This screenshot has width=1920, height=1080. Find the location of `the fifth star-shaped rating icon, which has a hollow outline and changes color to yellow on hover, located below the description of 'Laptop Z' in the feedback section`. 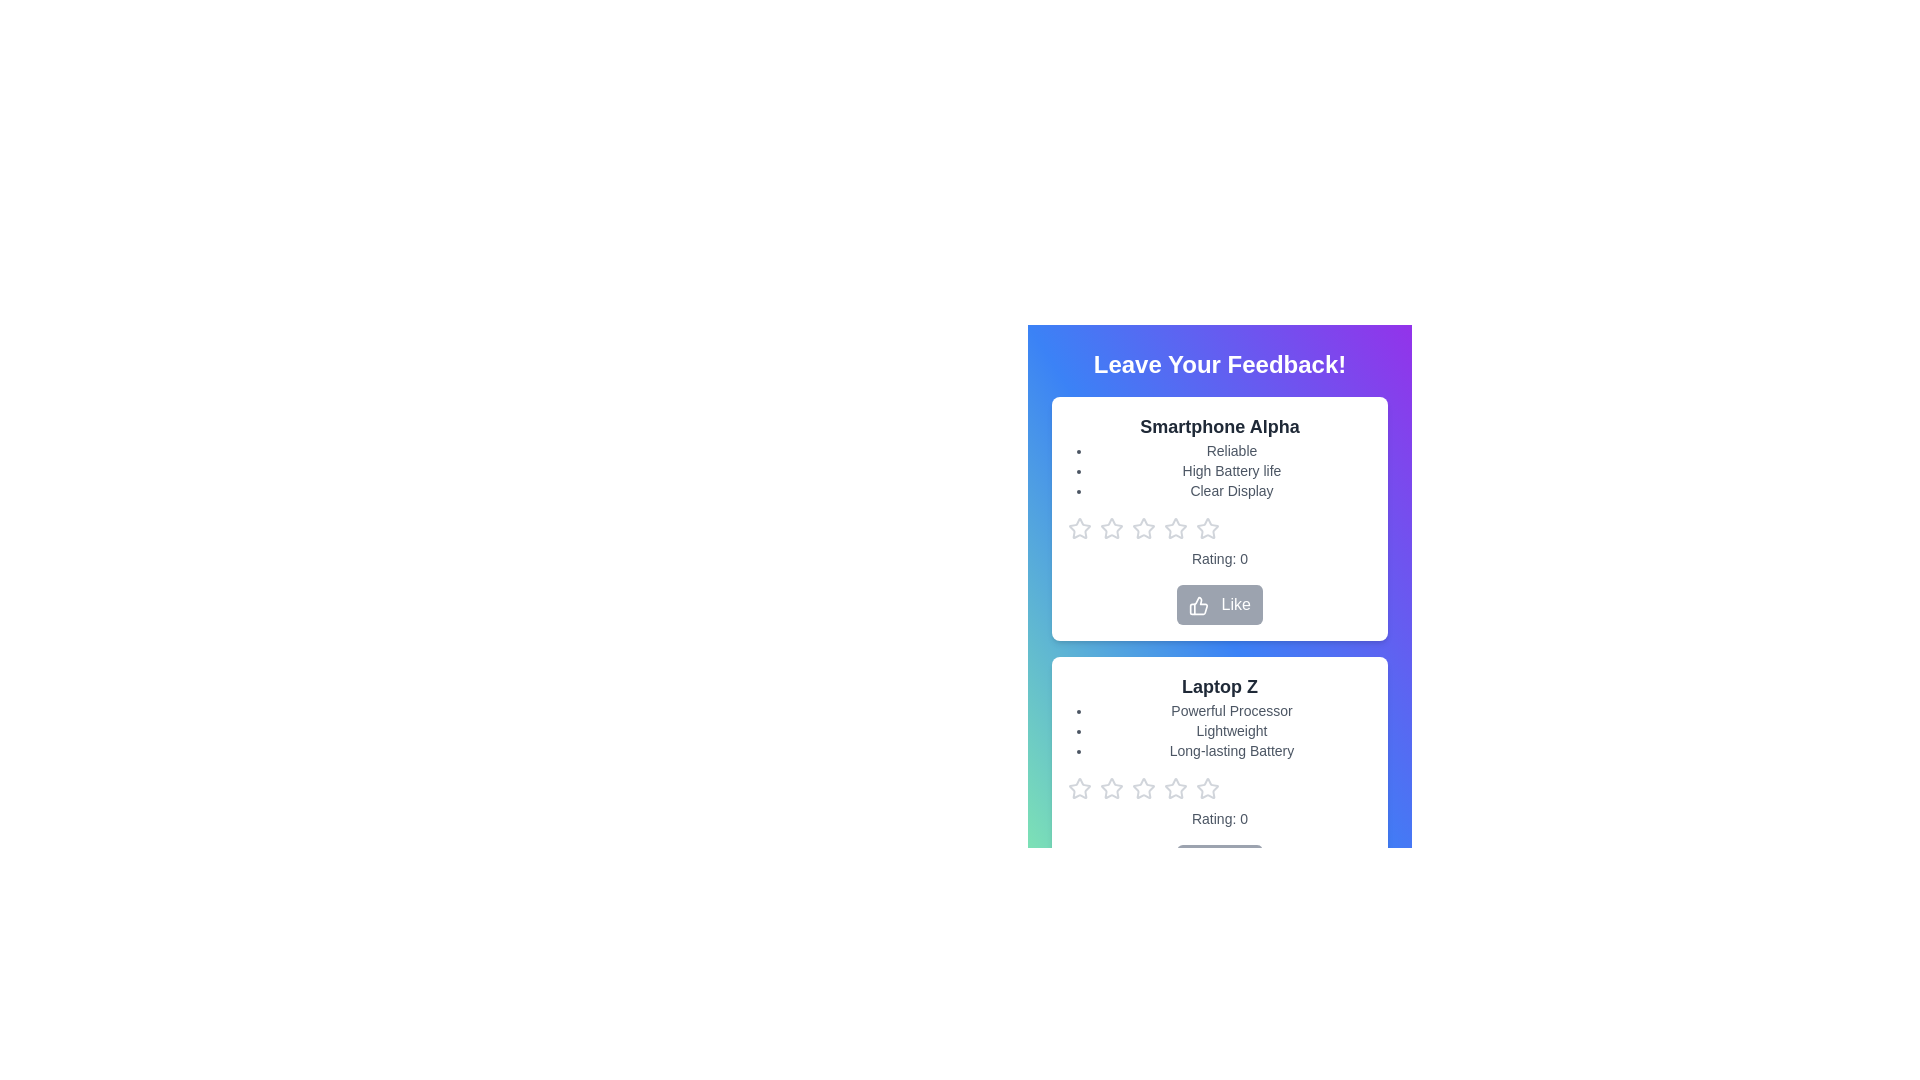

the fifth star-shaped rating icon, which has a hollow outline and changes color to yellow on hover, located below the description of 'Laptop Z' in the feedback section is located at coordinates (1176, 788).